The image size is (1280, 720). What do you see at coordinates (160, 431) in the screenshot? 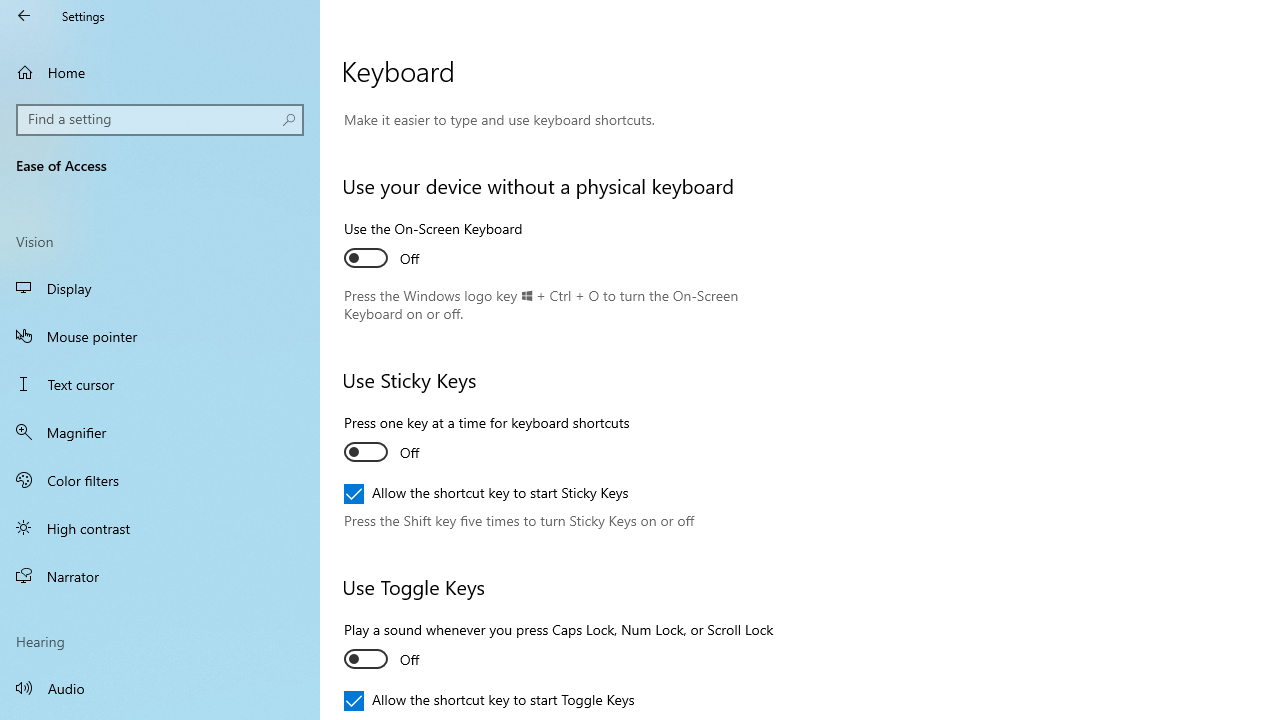
I see `'Magnifier'` at bounding box center [160, 431].